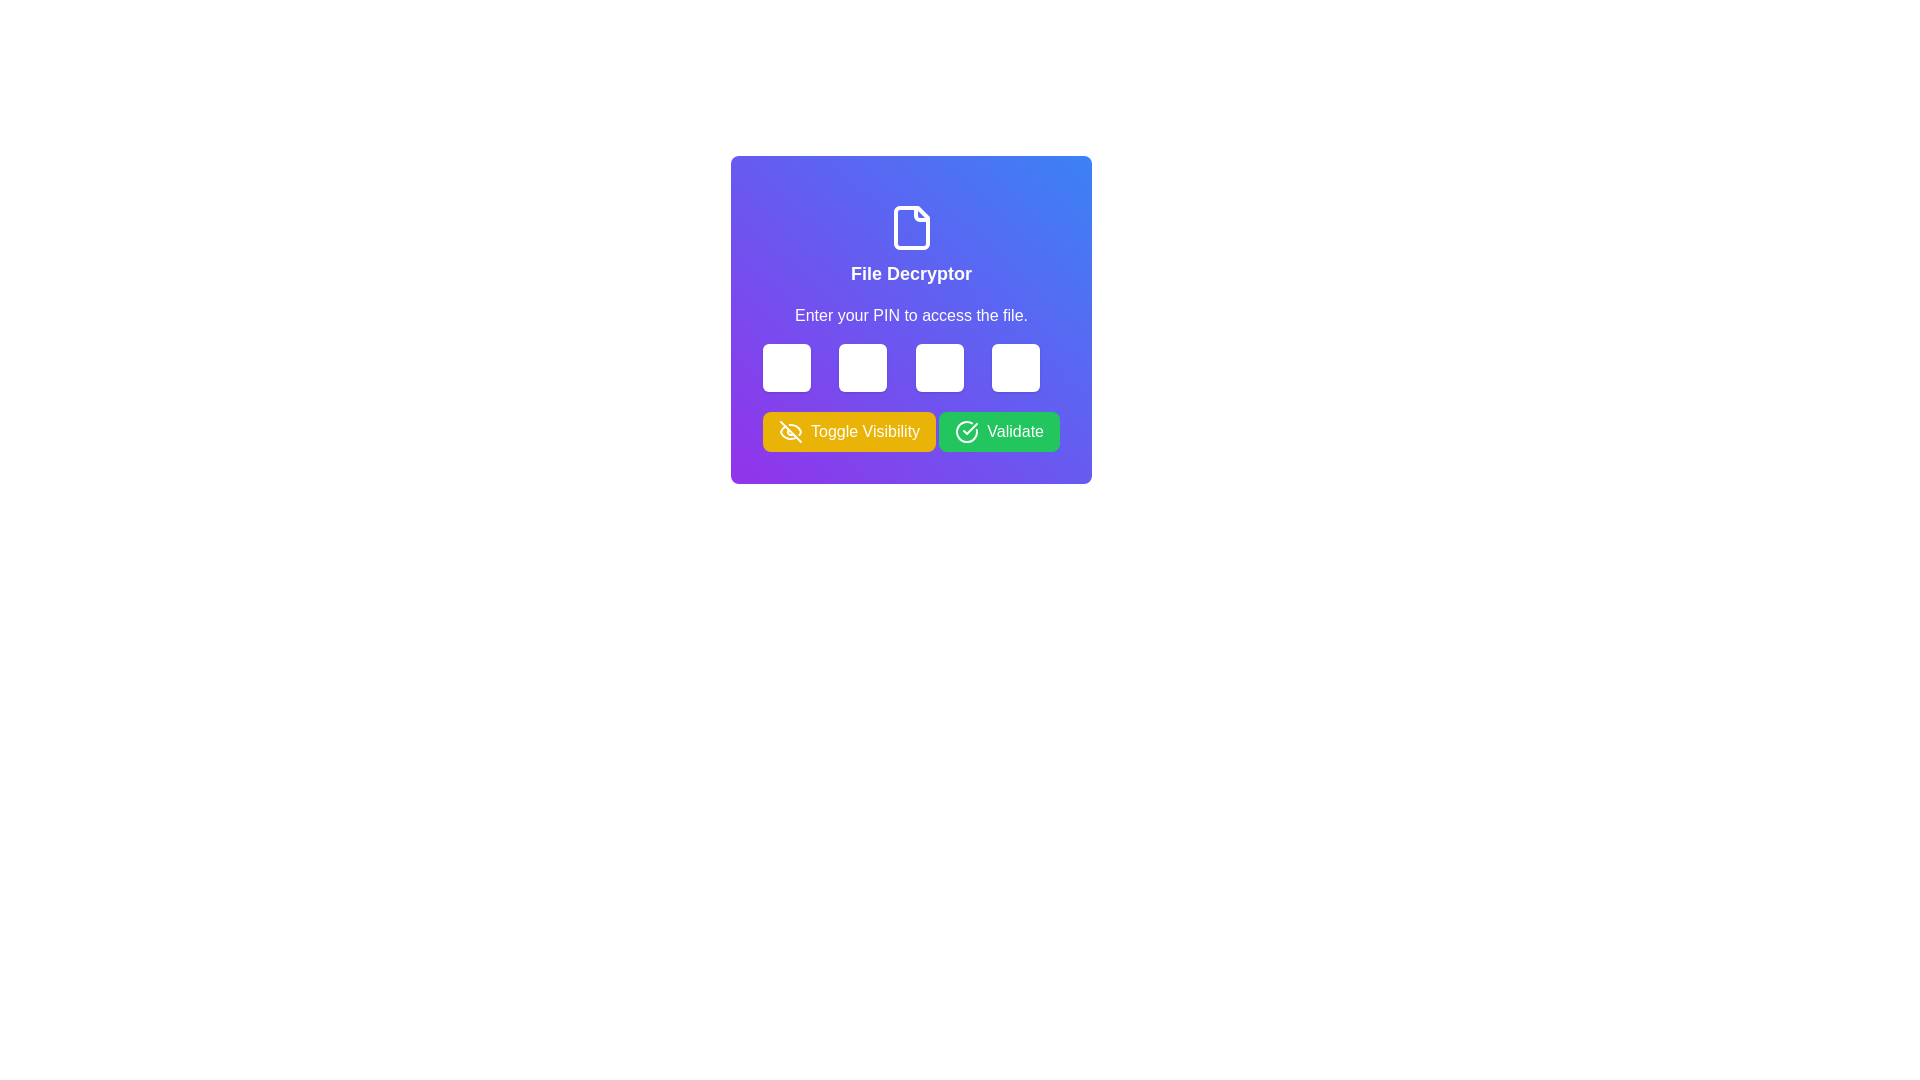 Image resolution: width=1920 pixels, height=1080 pixels. I want to click on the 'eye-off' SVG icon located on the left side of the 'Toggle Visibility' button, so click(790, 431).